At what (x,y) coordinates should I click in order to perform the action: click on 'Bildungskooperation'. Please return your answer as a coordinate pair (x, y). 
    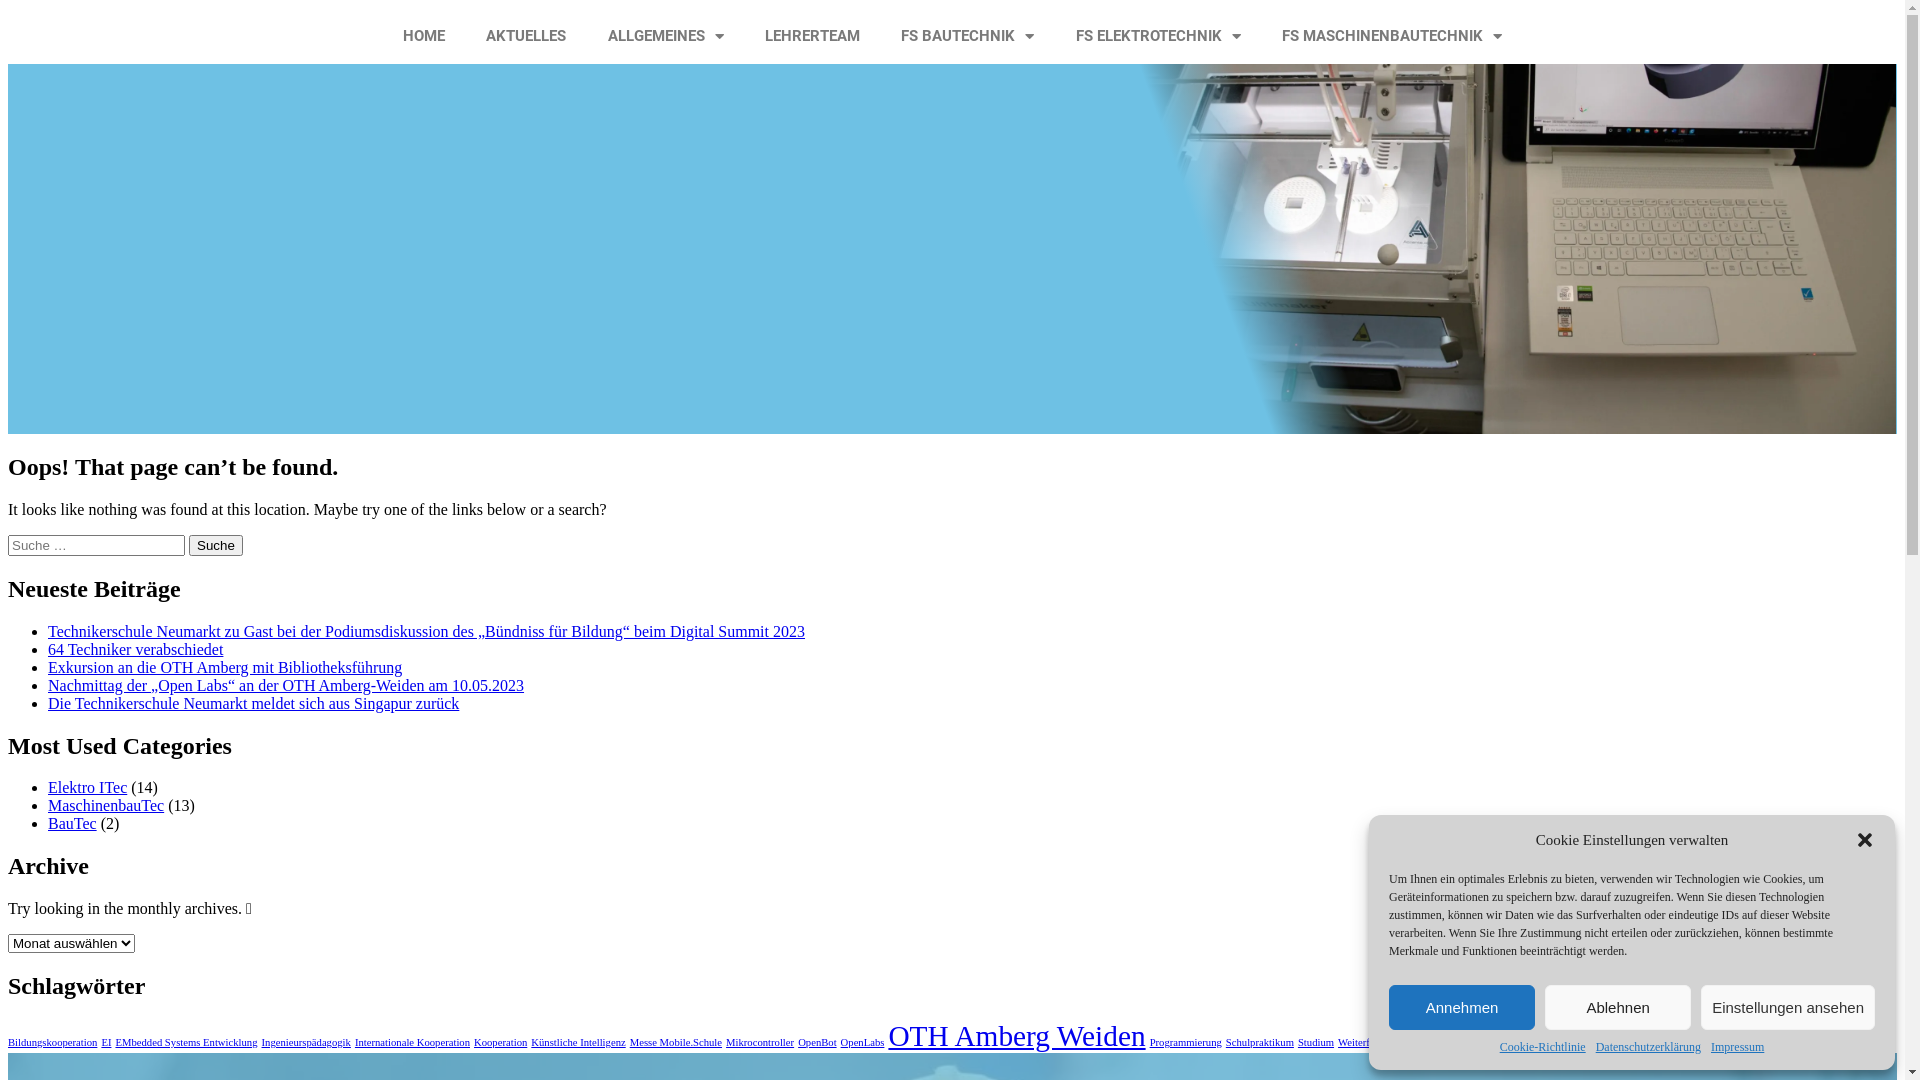
    Looking at the image, I should click on (52, 1041).